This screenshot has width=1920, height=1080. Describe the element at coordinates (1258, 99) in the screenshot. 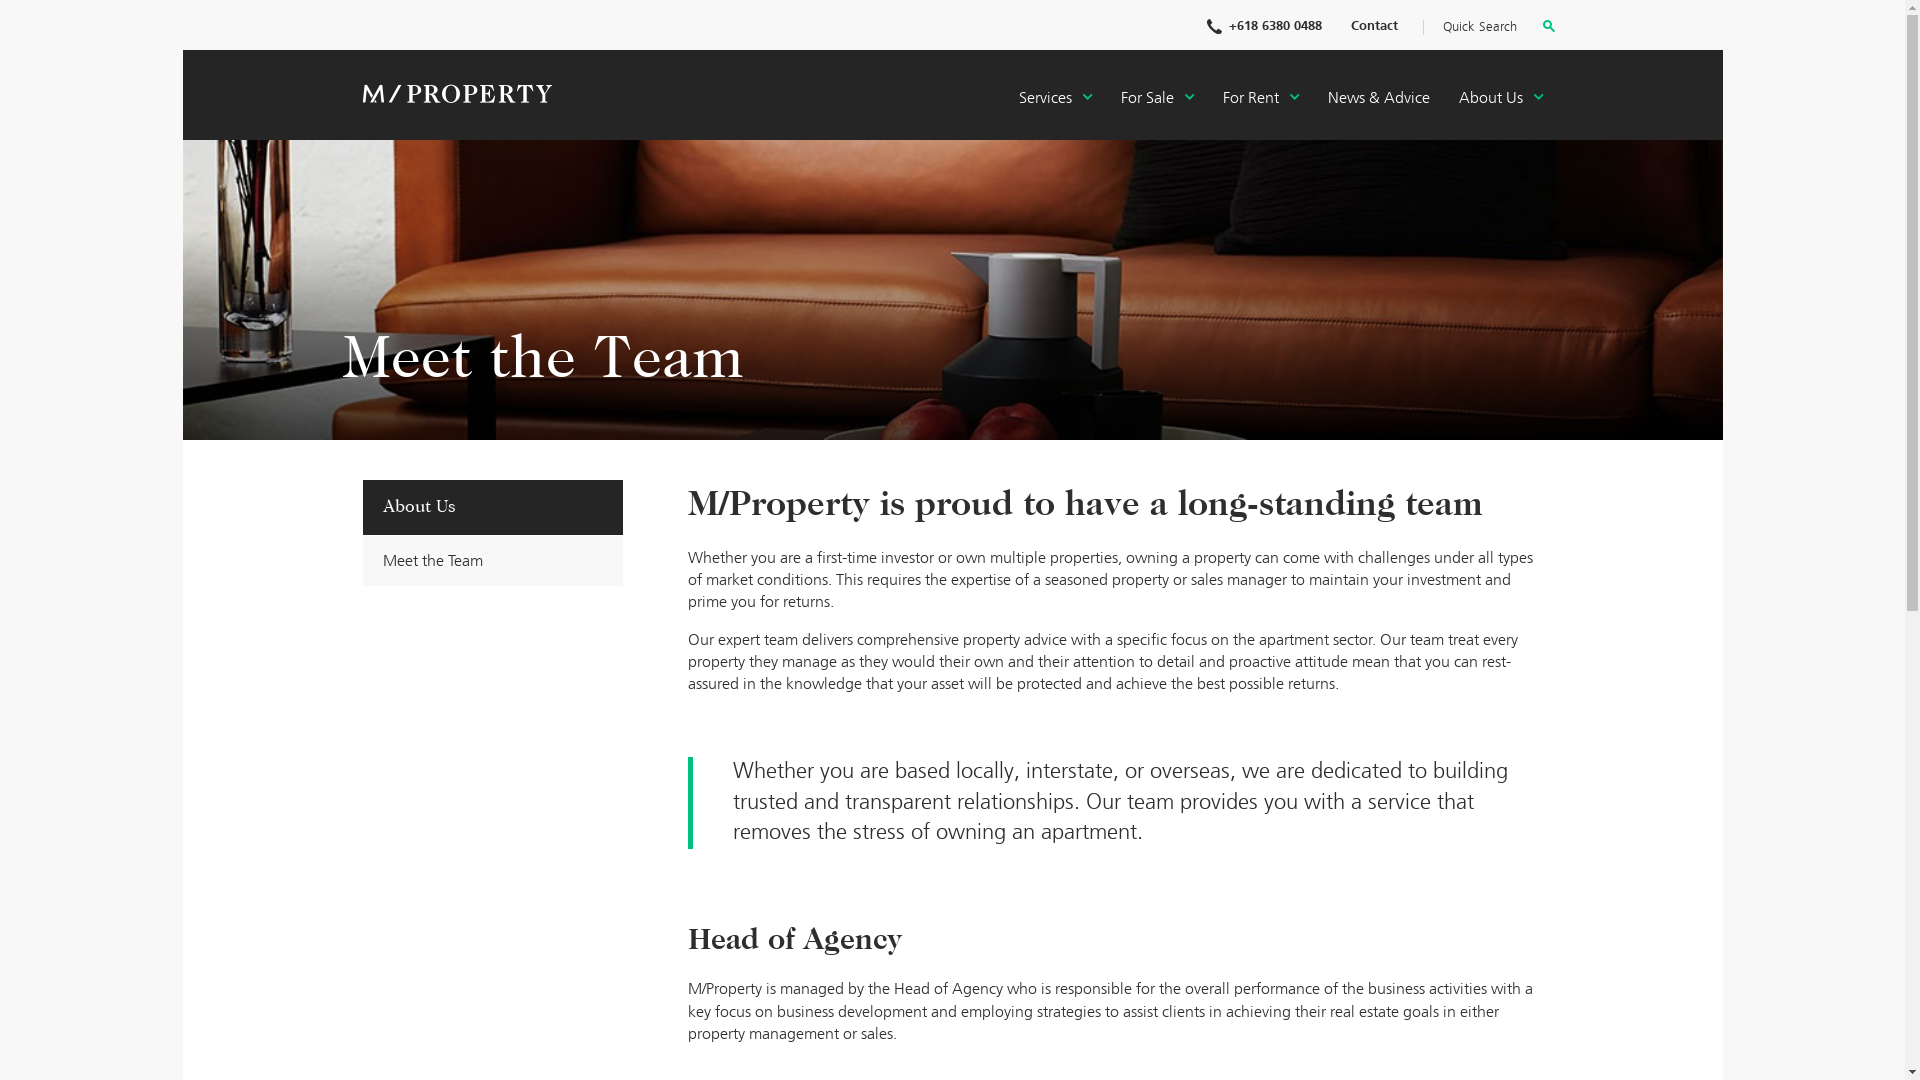

I see `'For Rent'` at that location.